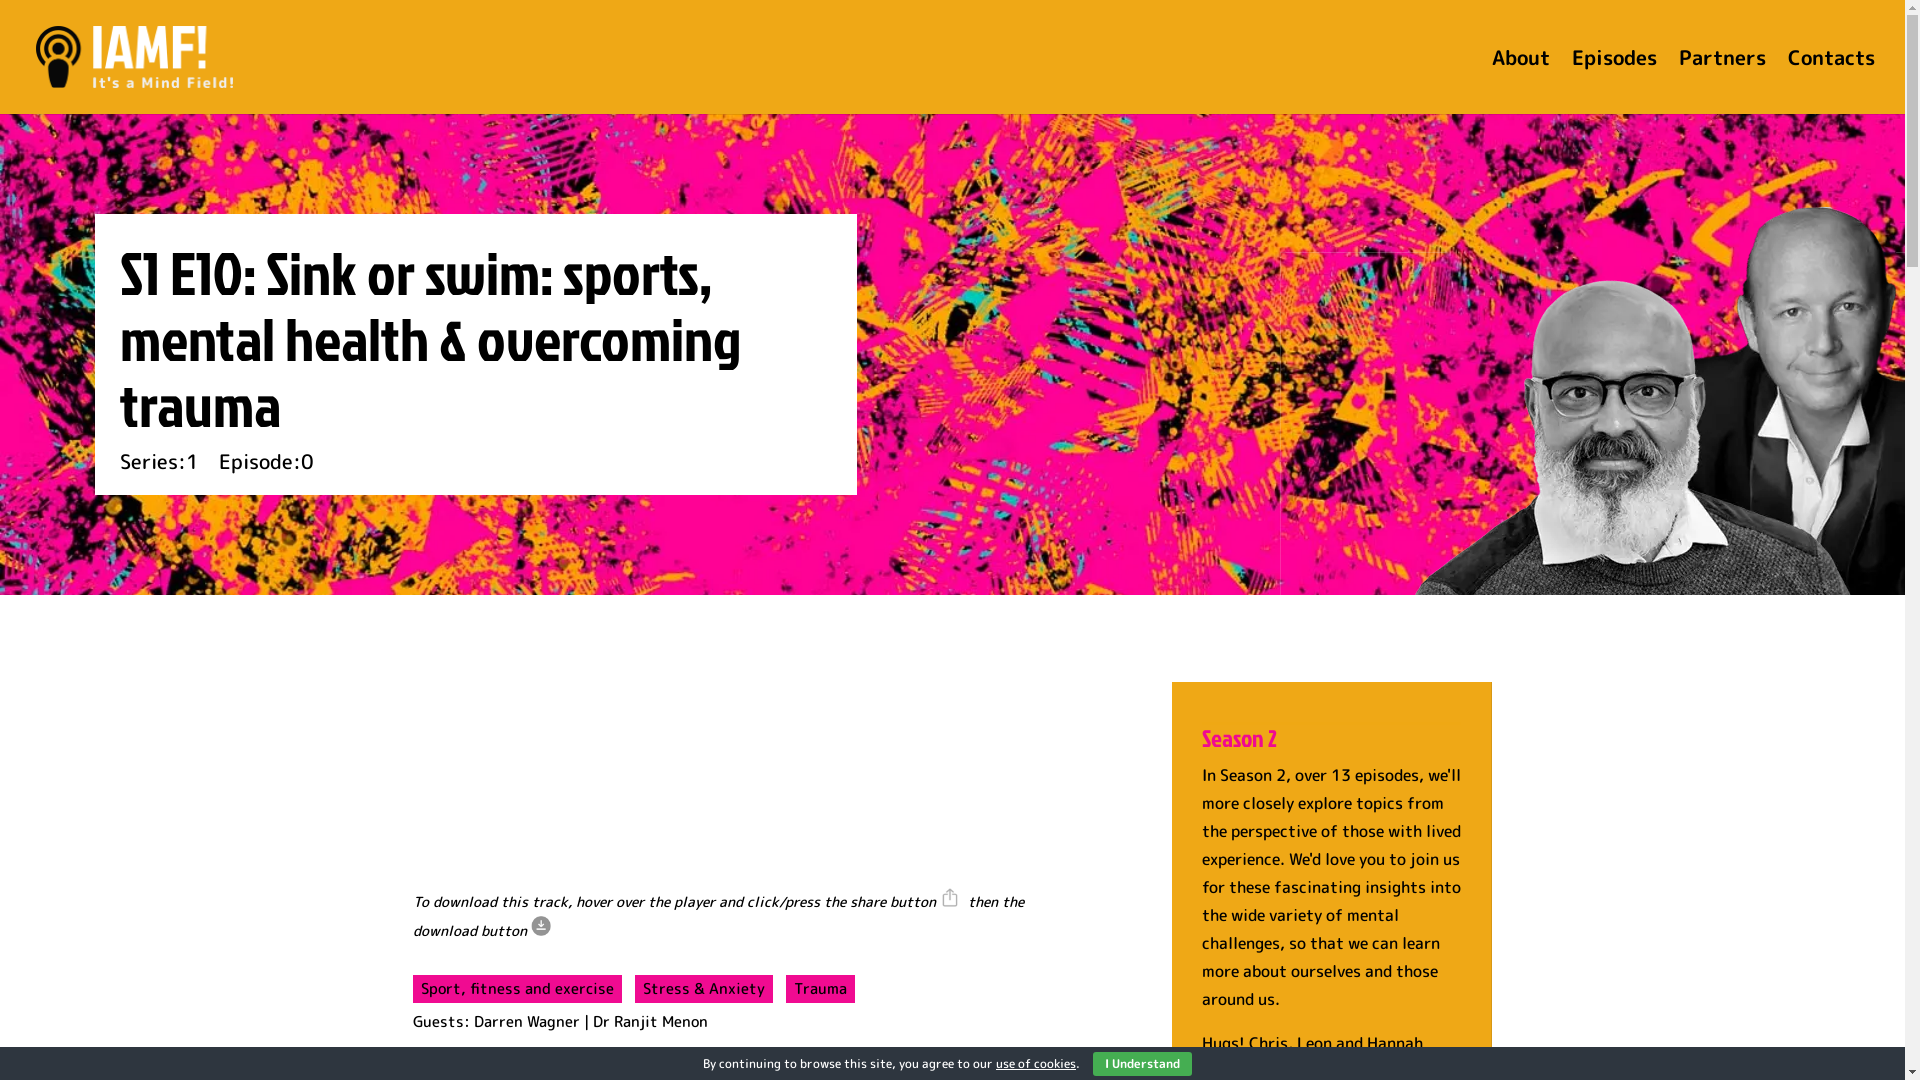 The width and height of the screenshot is (1920, 1080). What do you see at coordinates (632, 987) in the screenshot?
I see `'Stress & Anxiety'` at bounding box center [632, 987].